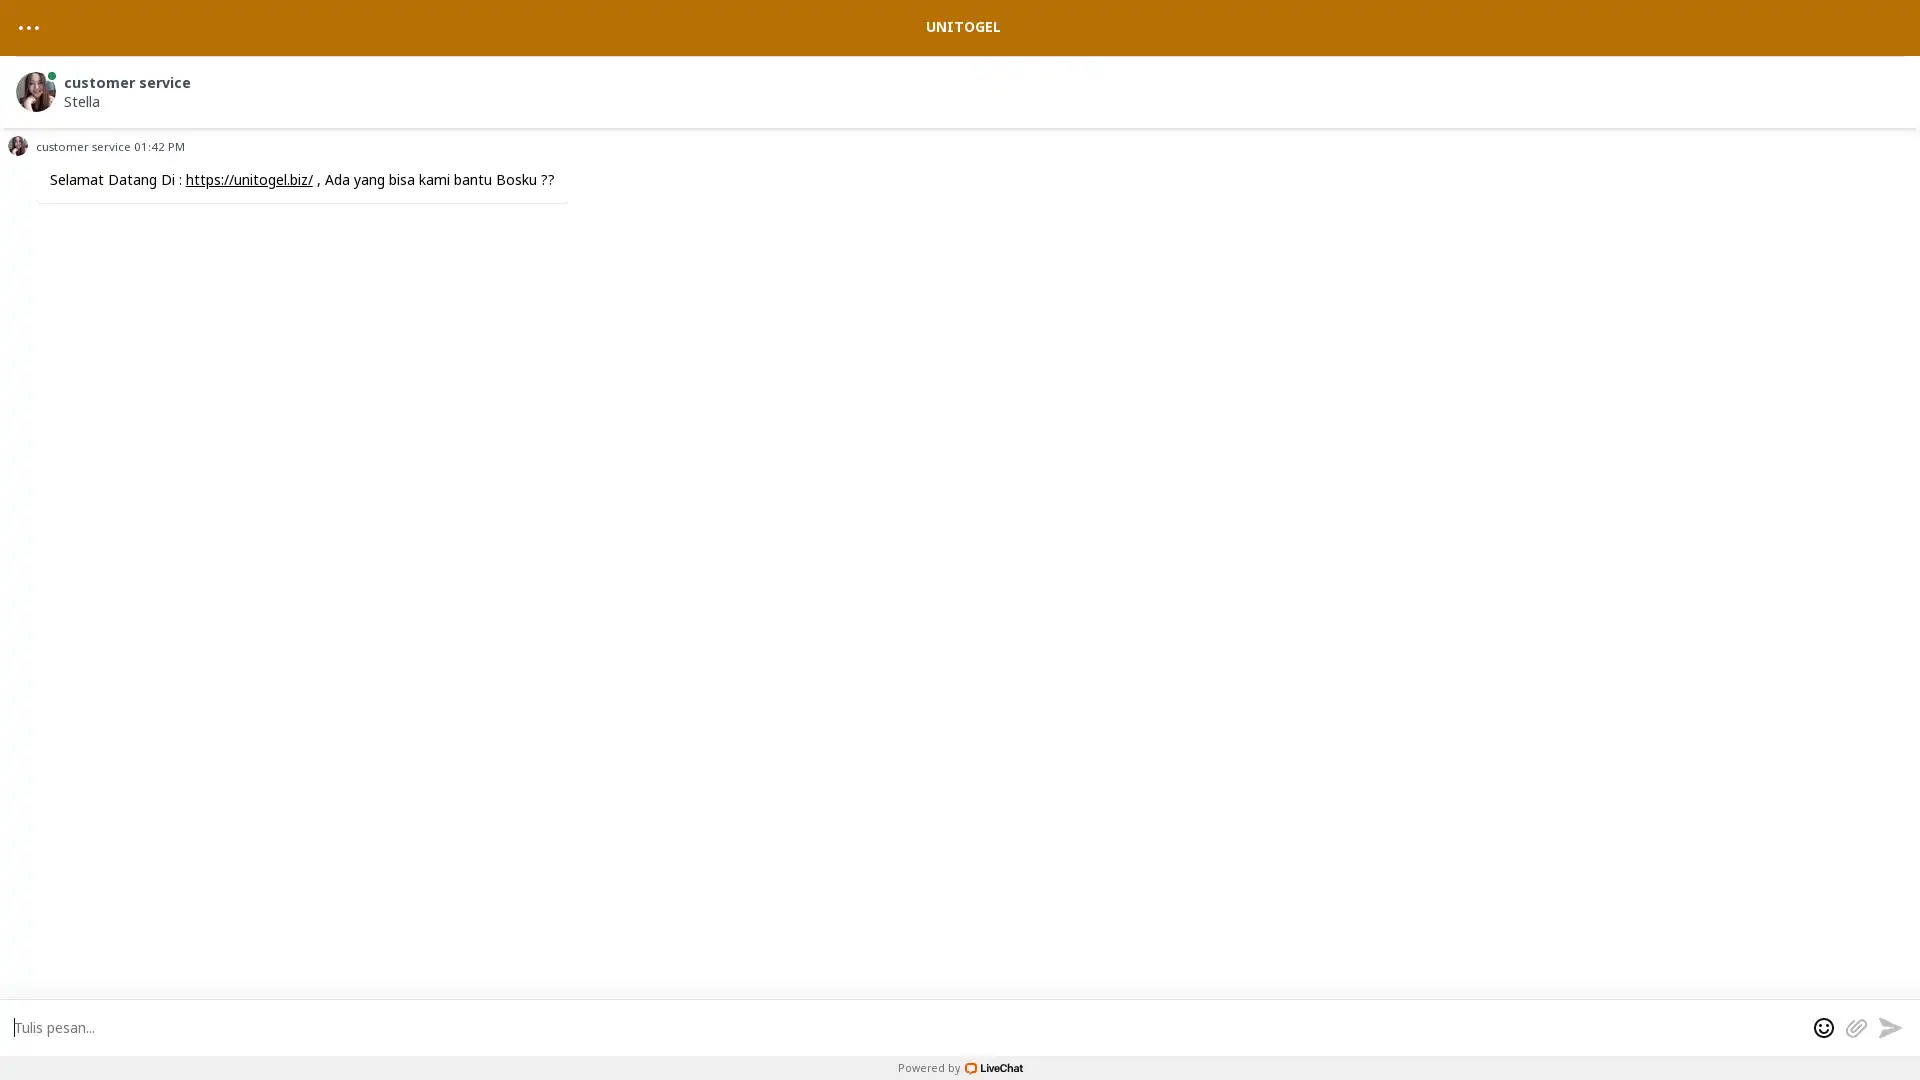  Describe the element at coordinates (1855, 1026) in the screenshot. I see `Send a file` at that location.